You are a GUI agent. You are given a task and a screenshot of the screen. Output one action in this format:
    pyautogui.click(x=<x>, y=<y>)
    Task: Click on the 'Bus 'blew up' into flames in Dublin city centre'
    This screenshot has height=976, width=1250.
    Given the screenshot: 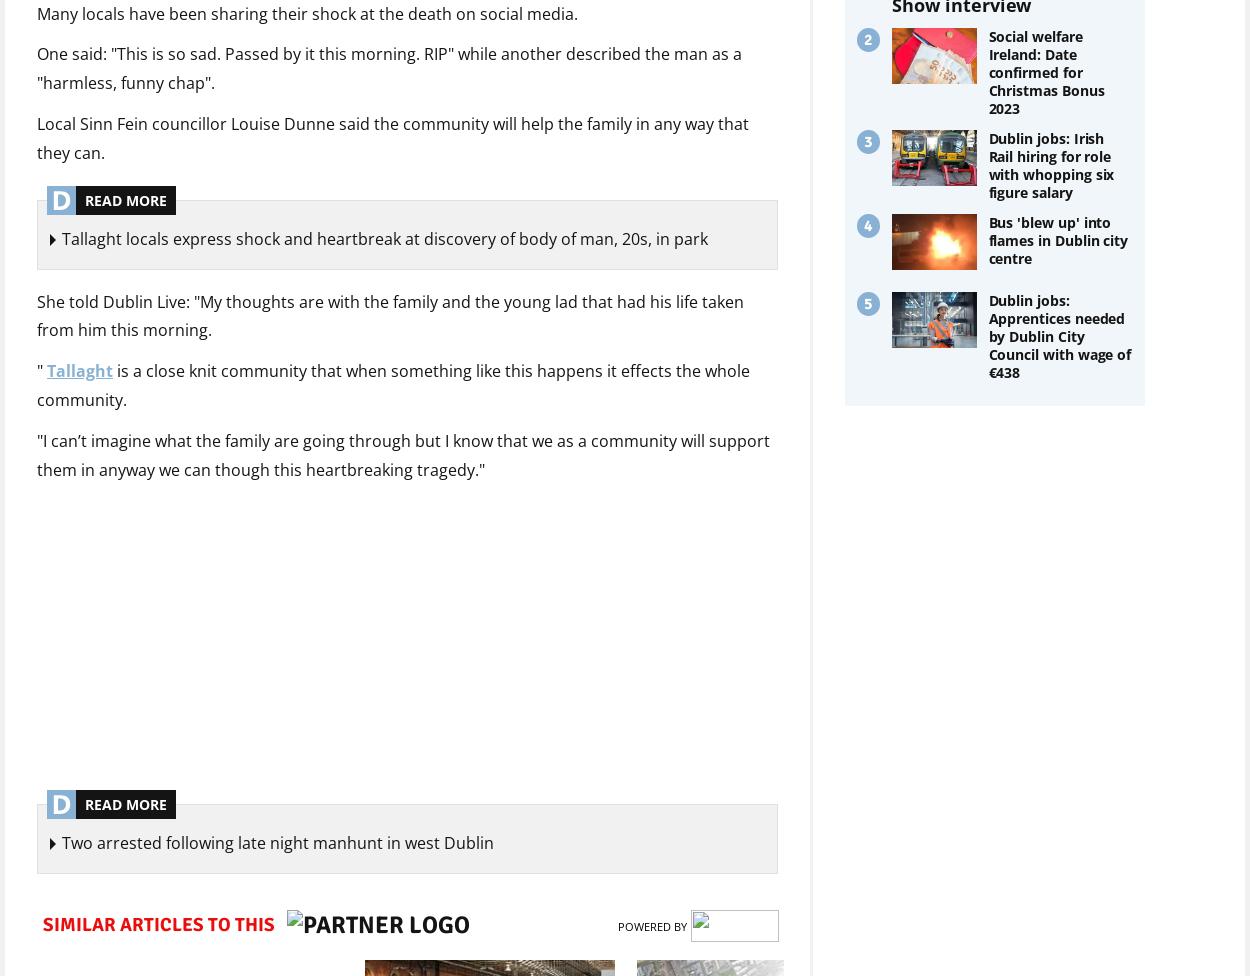 What is the action you would take?
    pyautogui.click(x=1058, y=239)
    